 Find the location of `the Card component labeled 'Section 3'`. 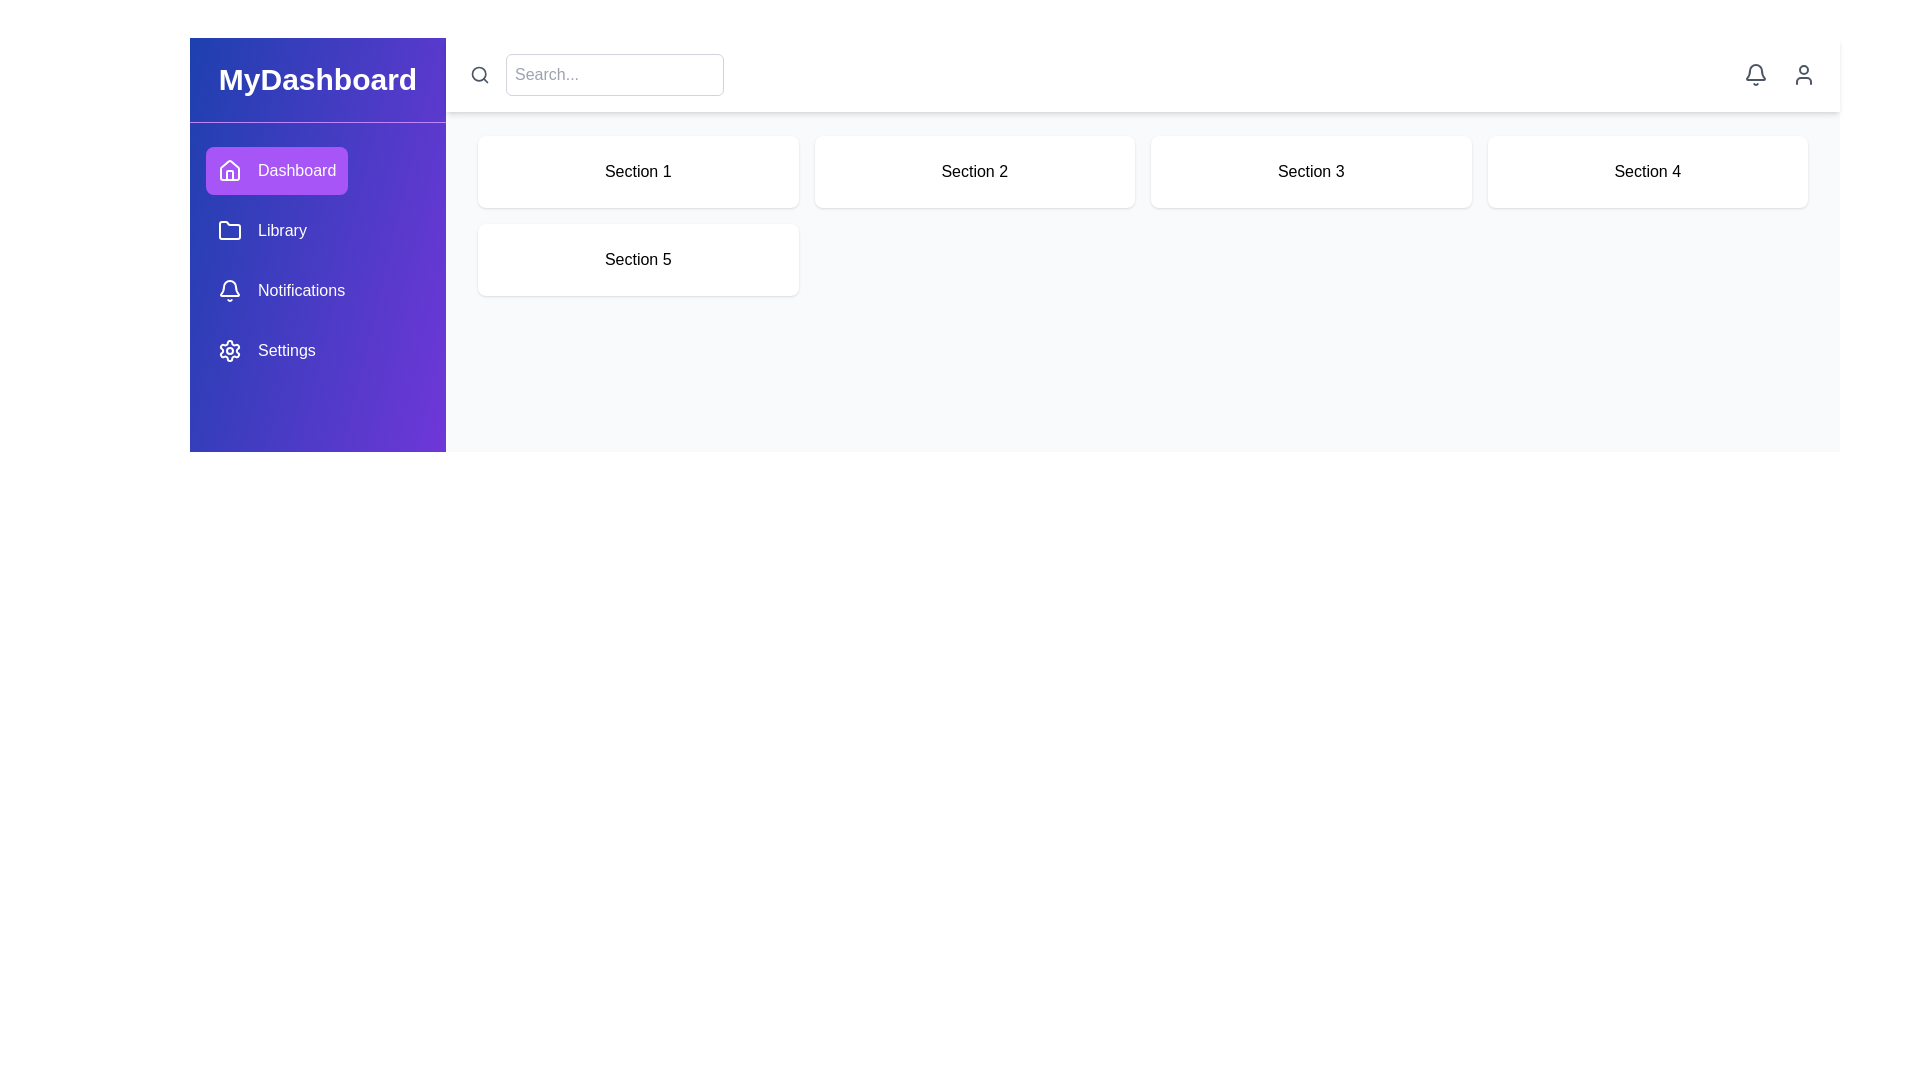

the Card component labeled 'Section 3' is located at coordinates (1311, 171).